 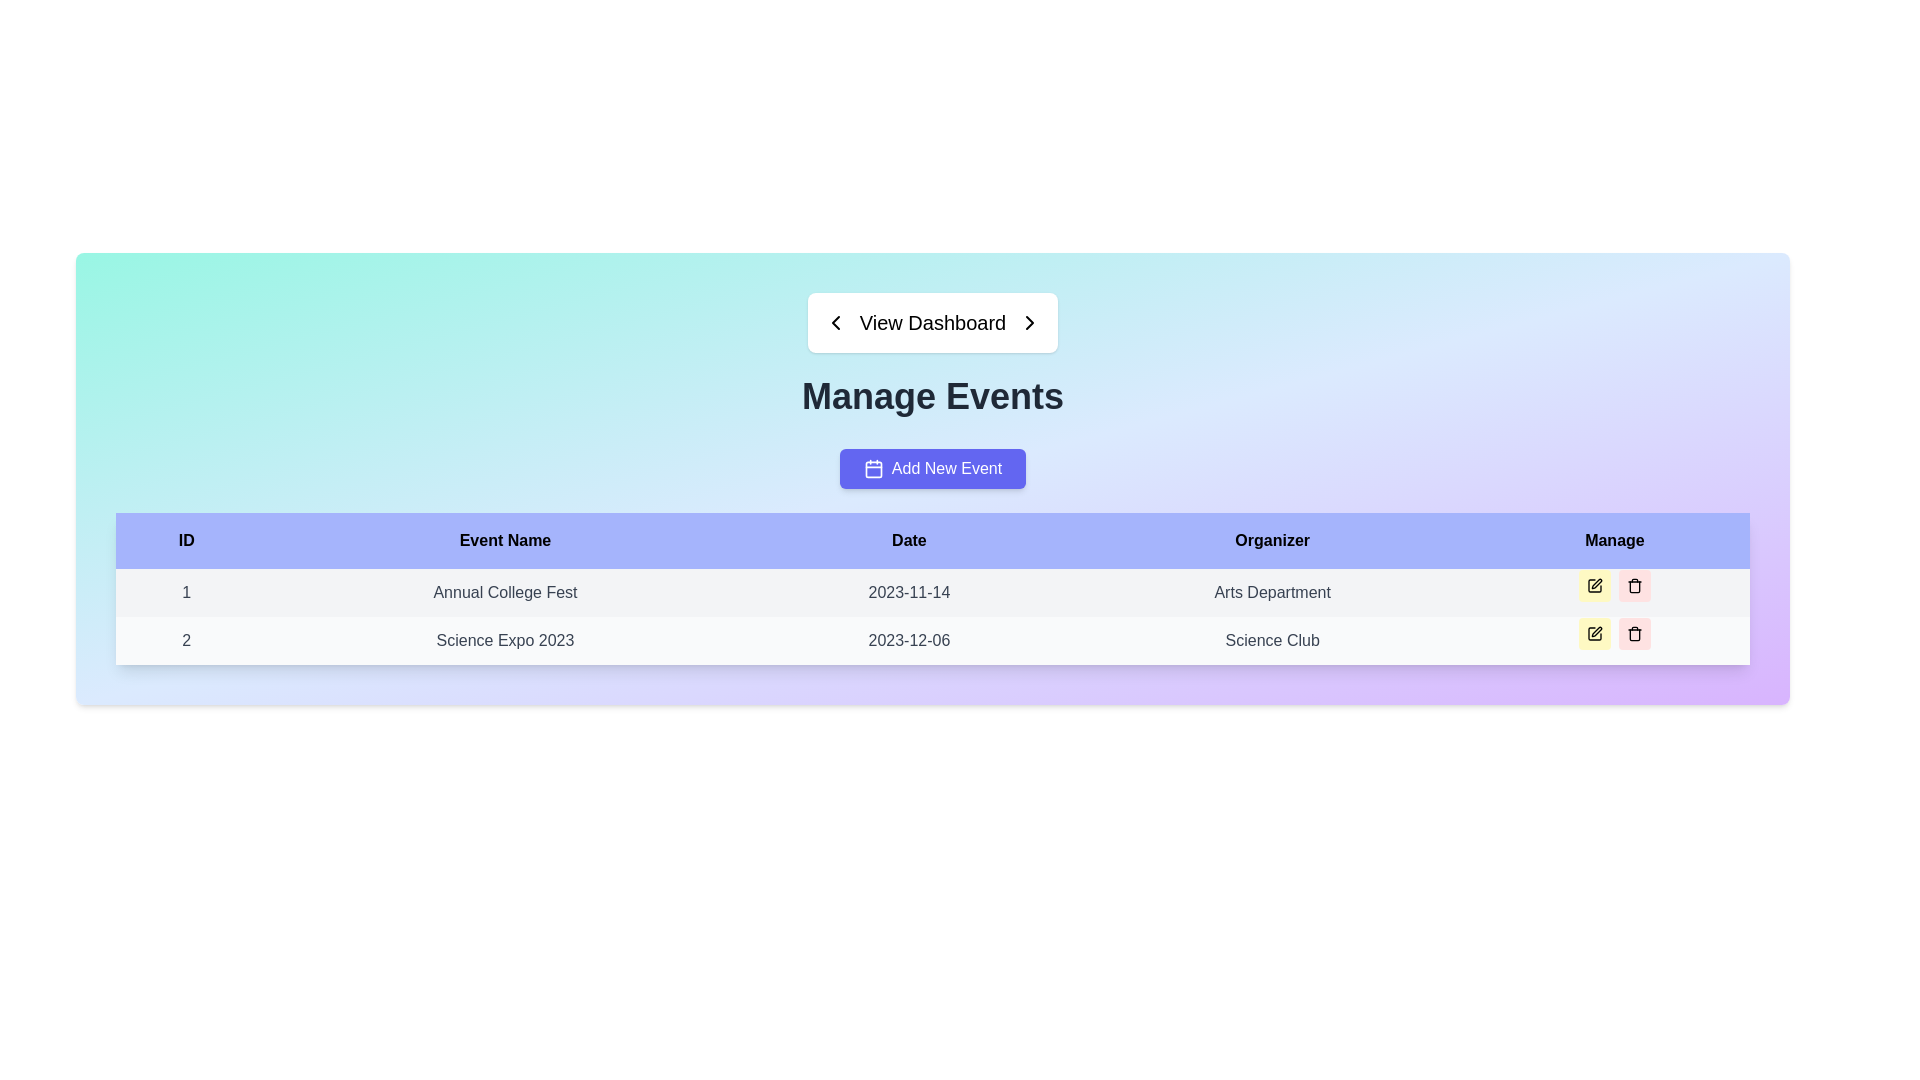 What do you see at coordinates (931, 592) in the screenshot?
I see `the first row of the event table located below the 'Manage Events' heading by clicking on its center` at bounding box center [931, 592].